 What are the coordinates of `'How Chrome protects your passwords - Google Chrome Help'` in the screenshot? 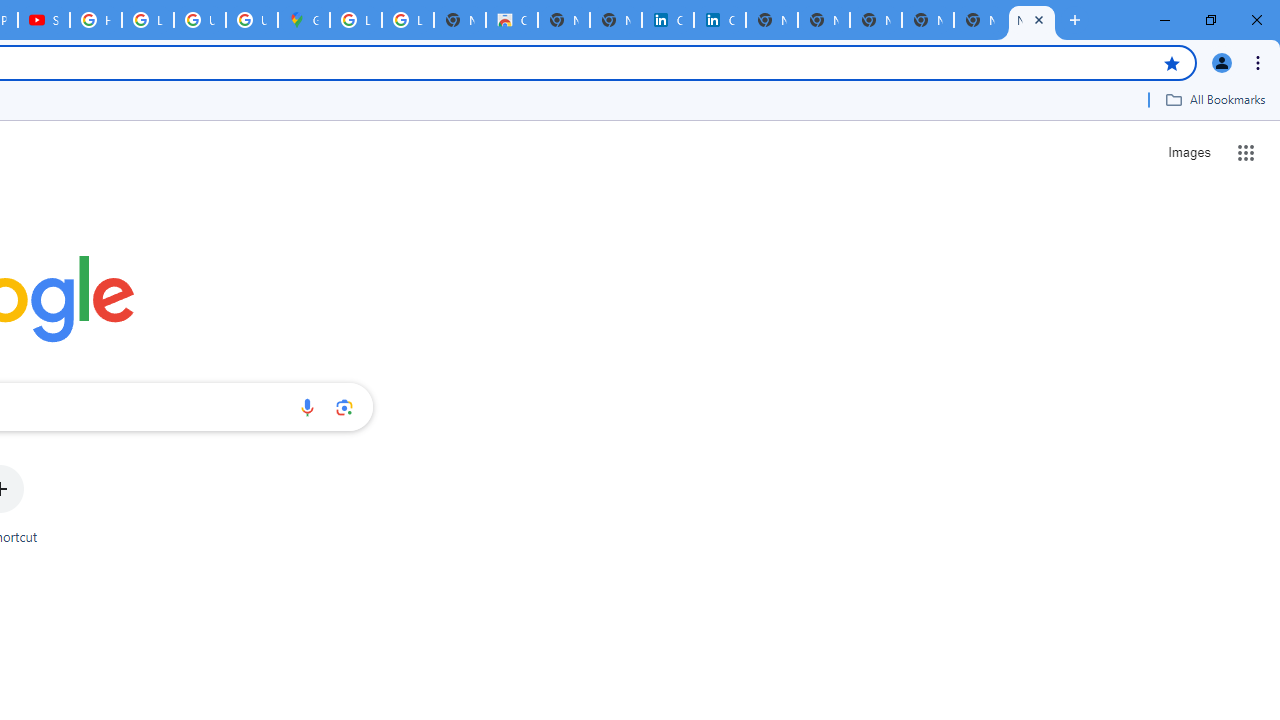 It's located at (95, 20).